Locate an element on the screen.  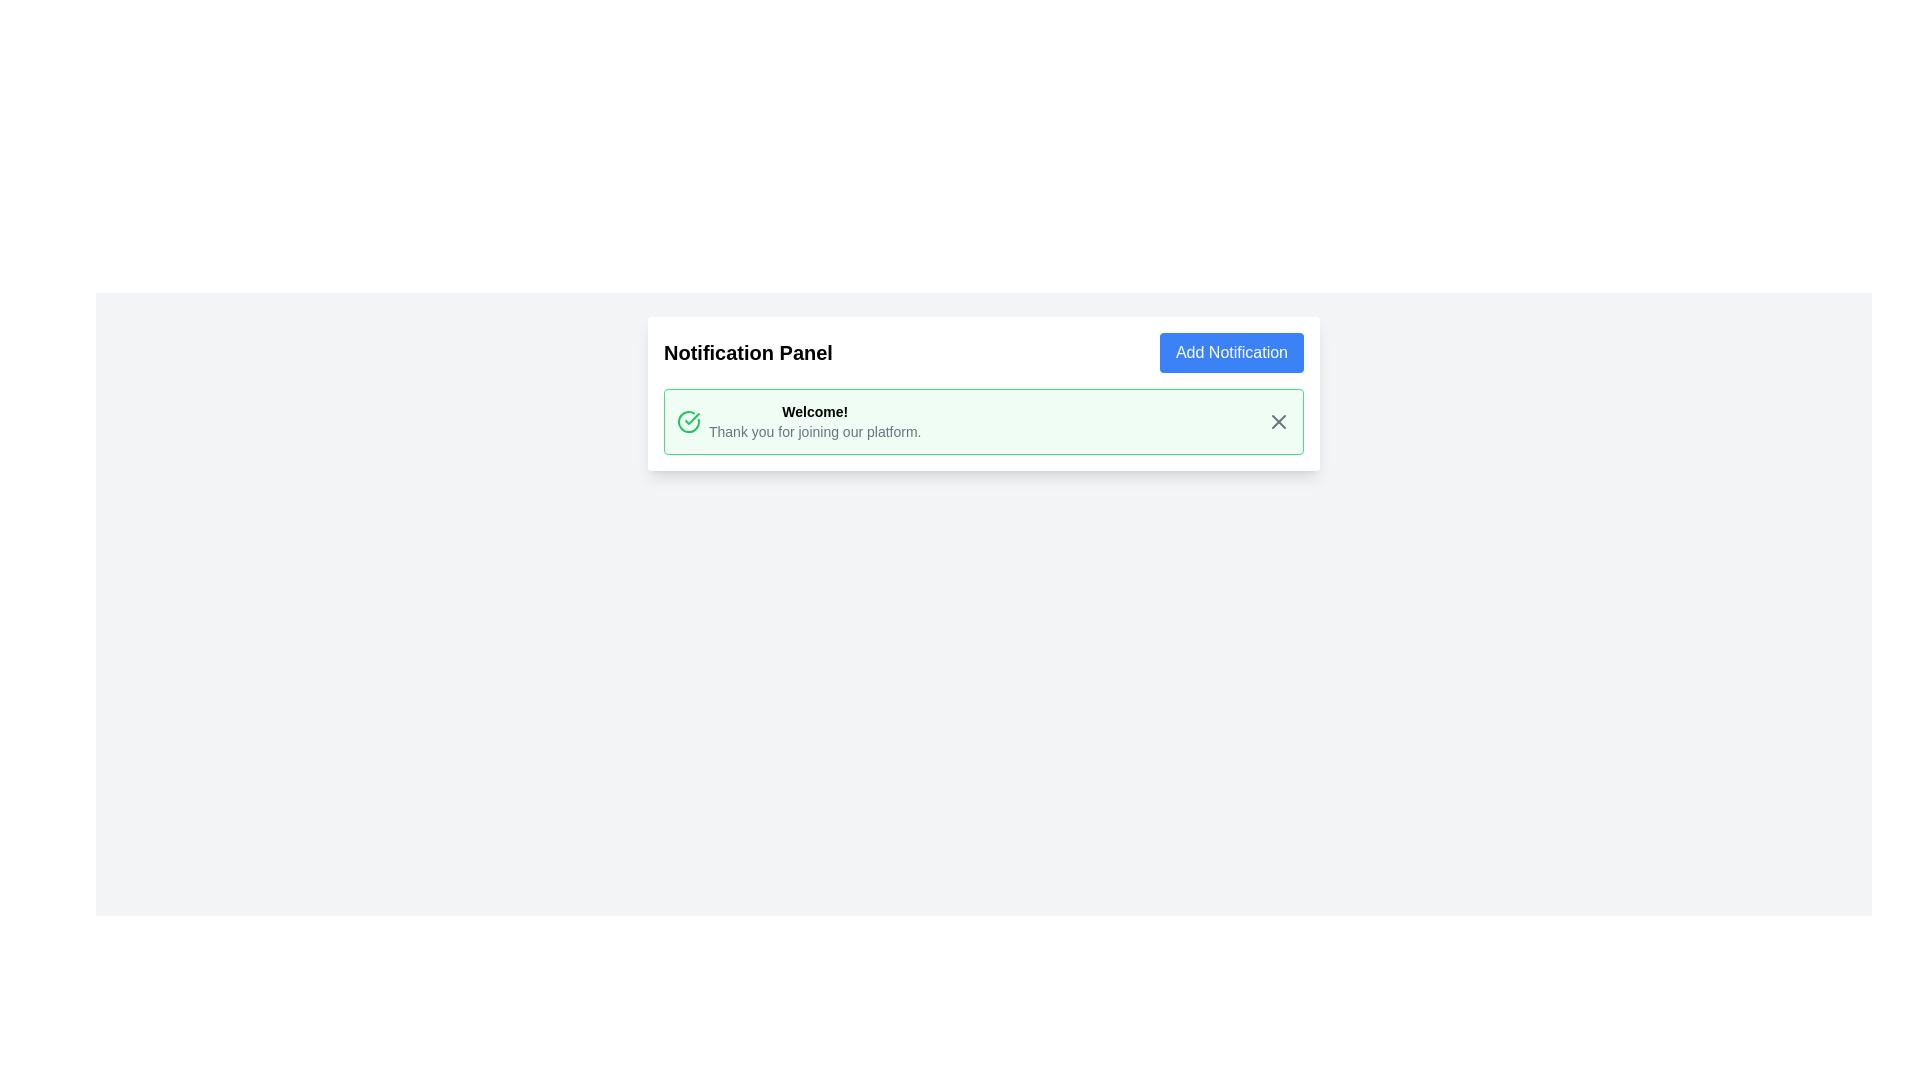
the centrally aligned title or welcome message text within the notification box to possibly see additional styles is located at coordinates (815, 411).